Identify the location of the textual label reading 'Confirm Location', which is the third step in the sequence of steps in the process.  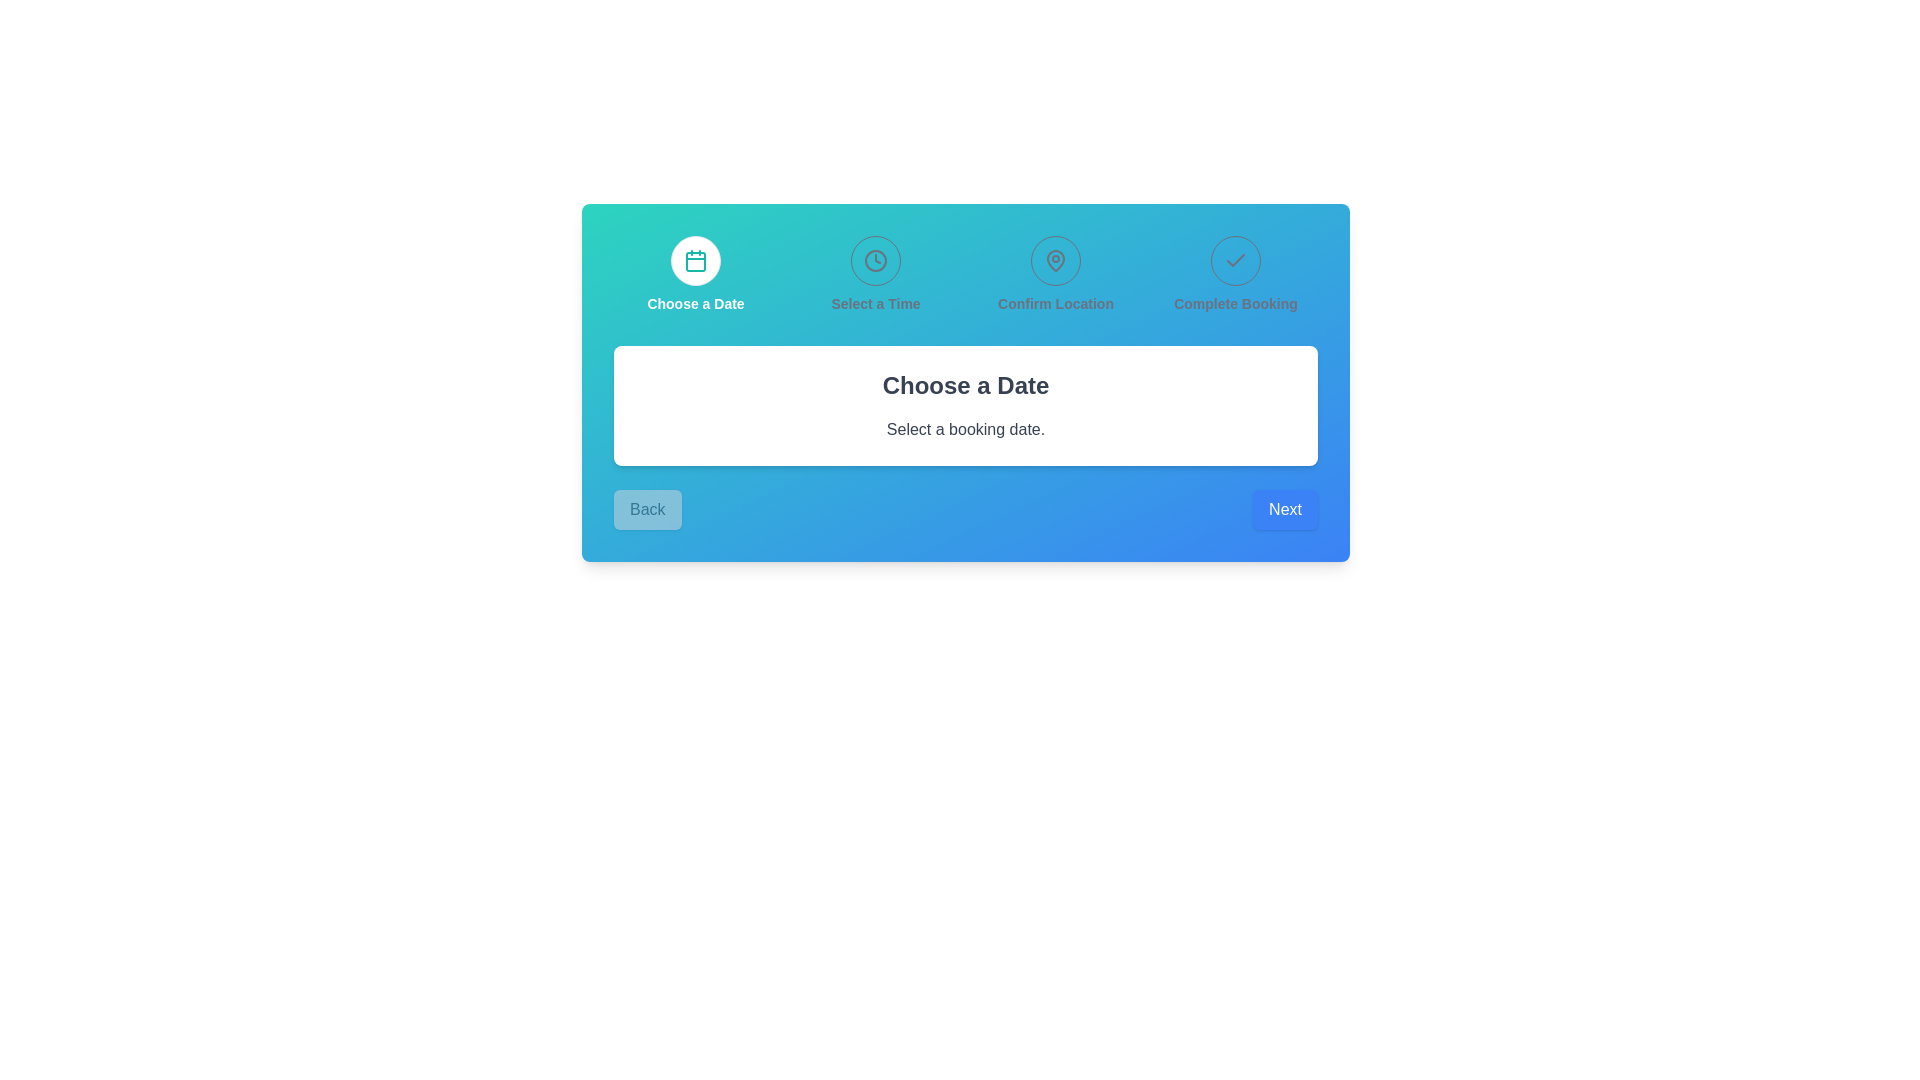
(1055, 304).